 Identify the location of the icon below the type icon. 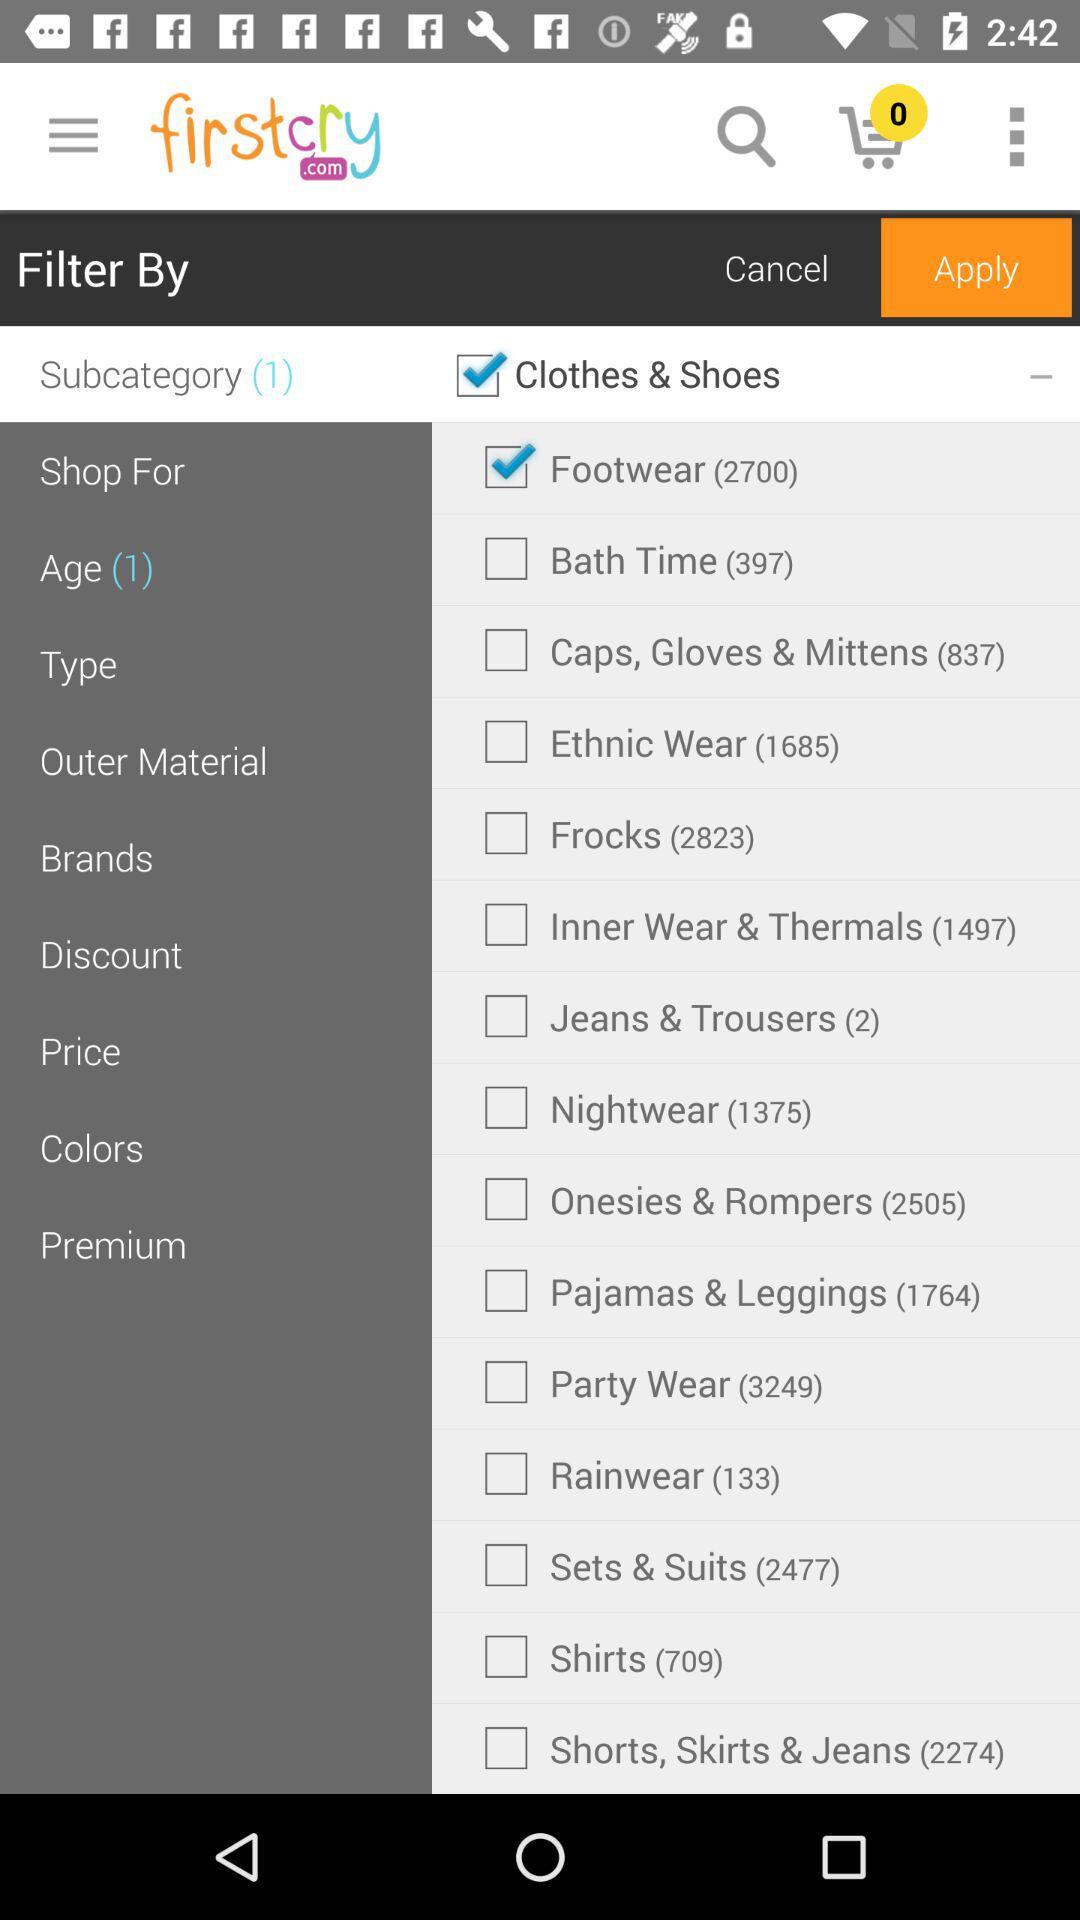
(152, 759).